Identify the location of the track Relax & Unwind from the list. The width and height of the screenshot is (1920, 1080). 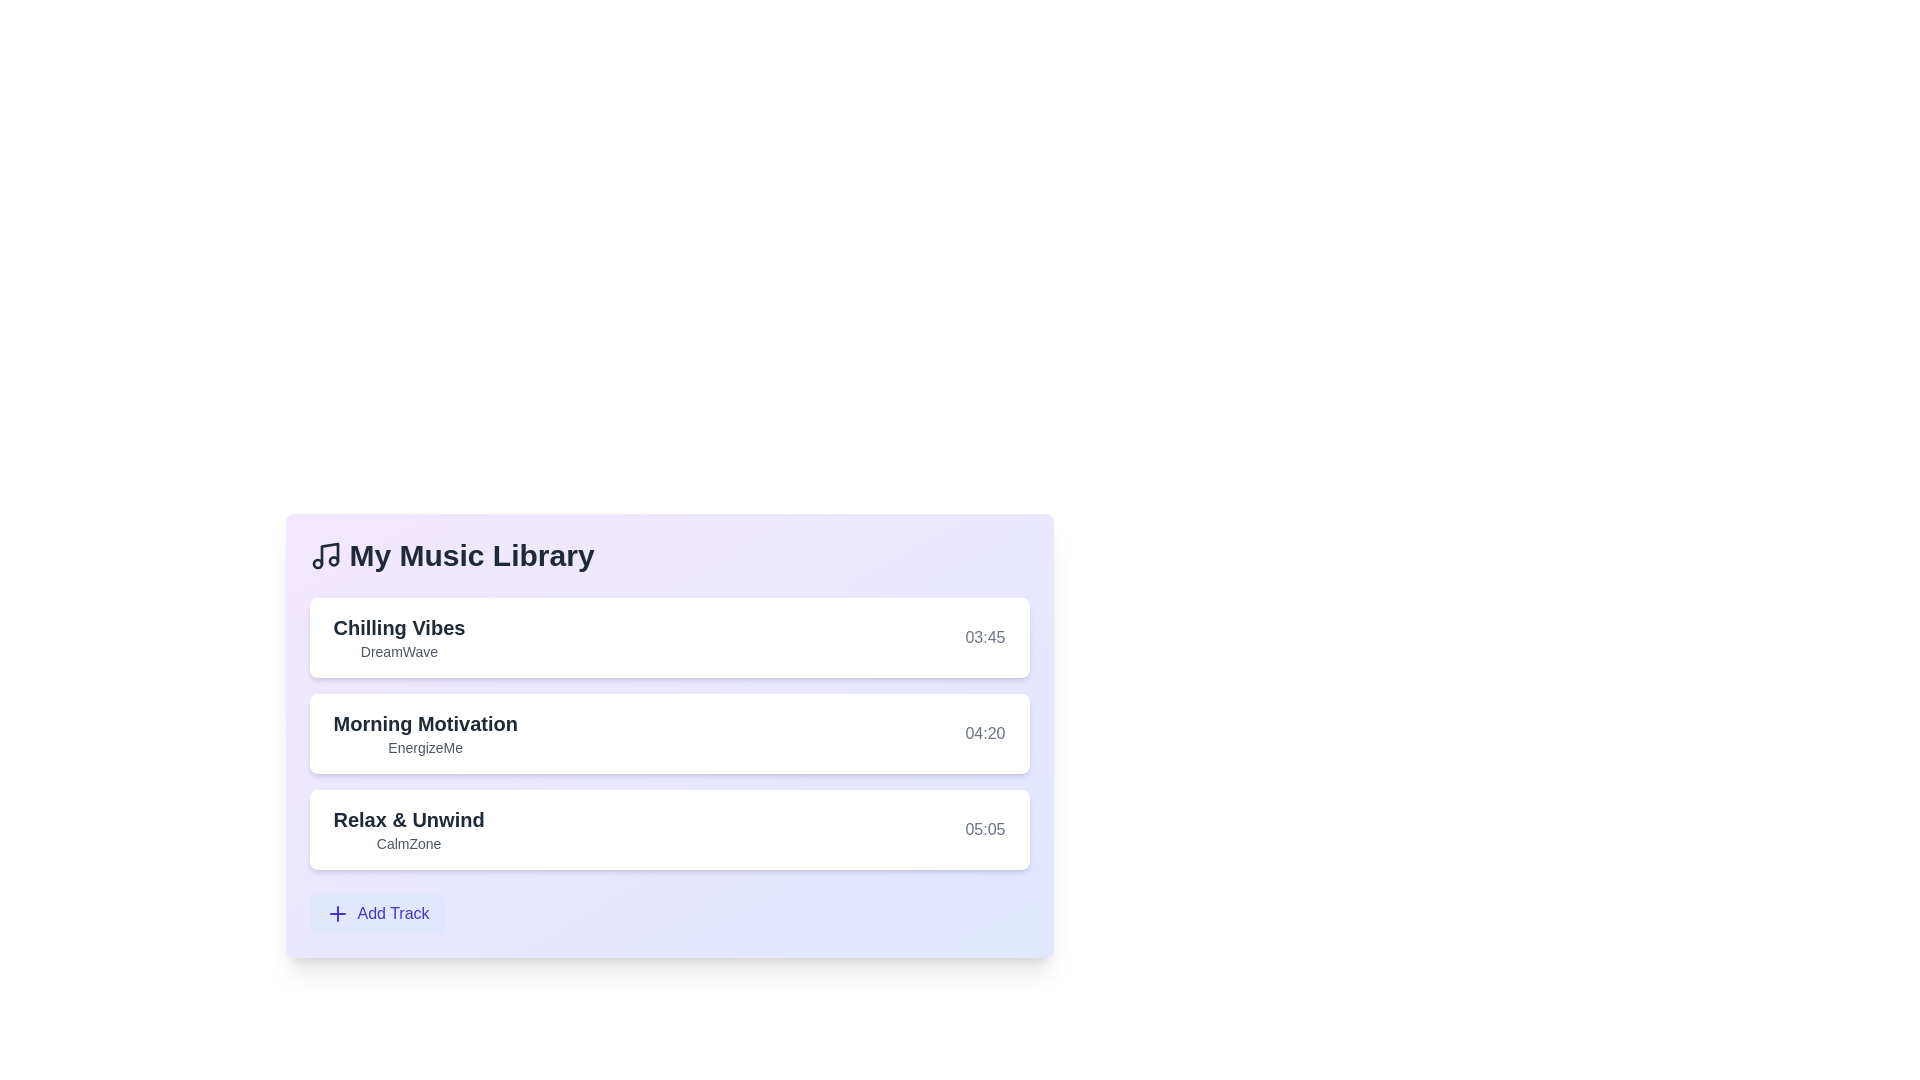
(669, 829).